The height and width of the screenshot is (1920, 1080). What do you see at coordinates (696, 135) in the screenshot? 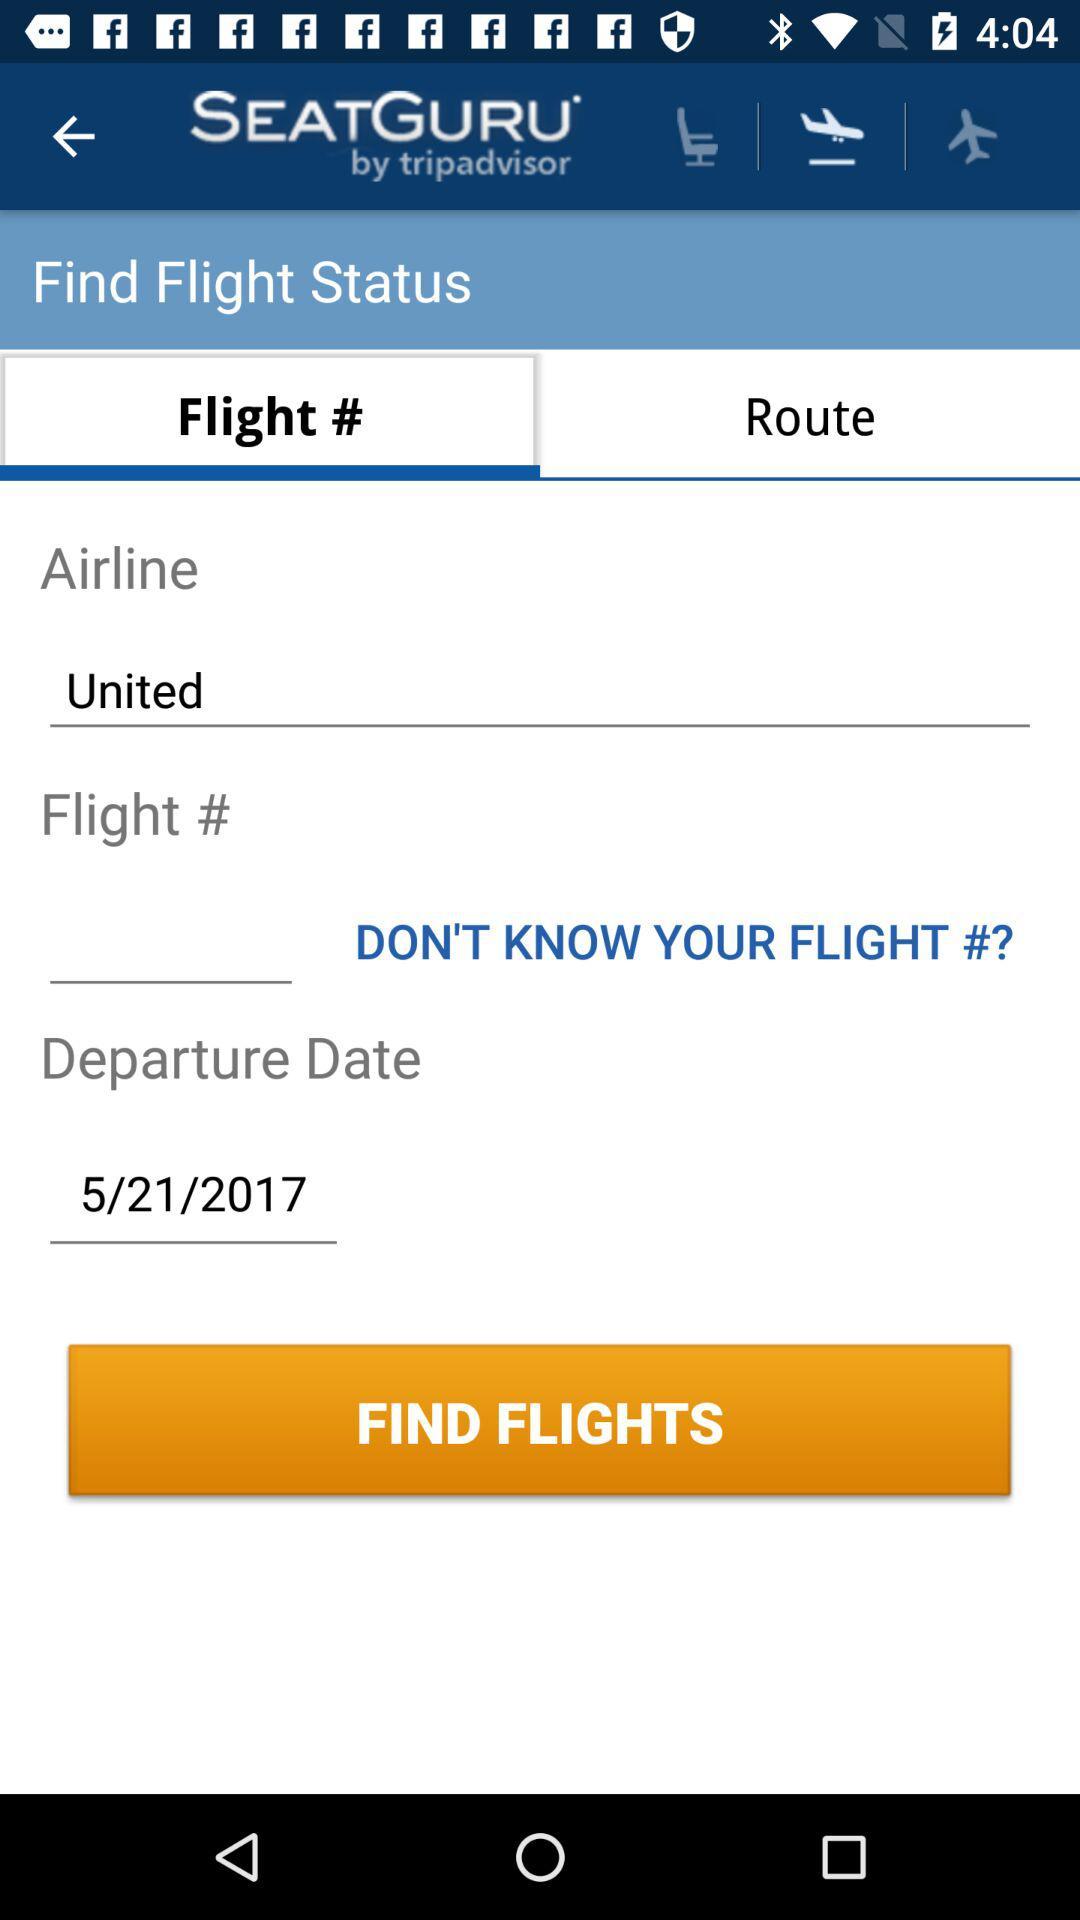
I see `switch to train tab` at bounding box center [696, 135].